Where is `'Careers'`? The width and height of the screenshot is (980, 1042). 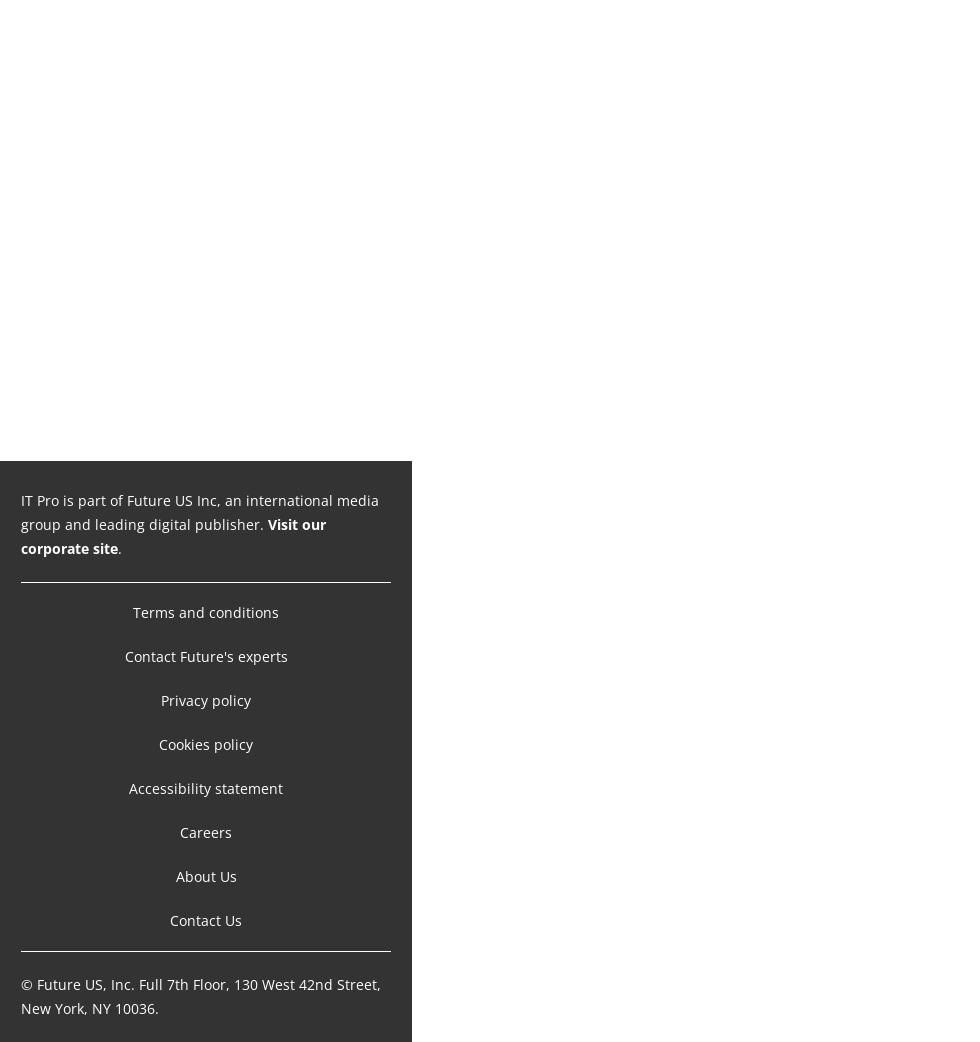 'Careers' is located at coordinates (205, 832).